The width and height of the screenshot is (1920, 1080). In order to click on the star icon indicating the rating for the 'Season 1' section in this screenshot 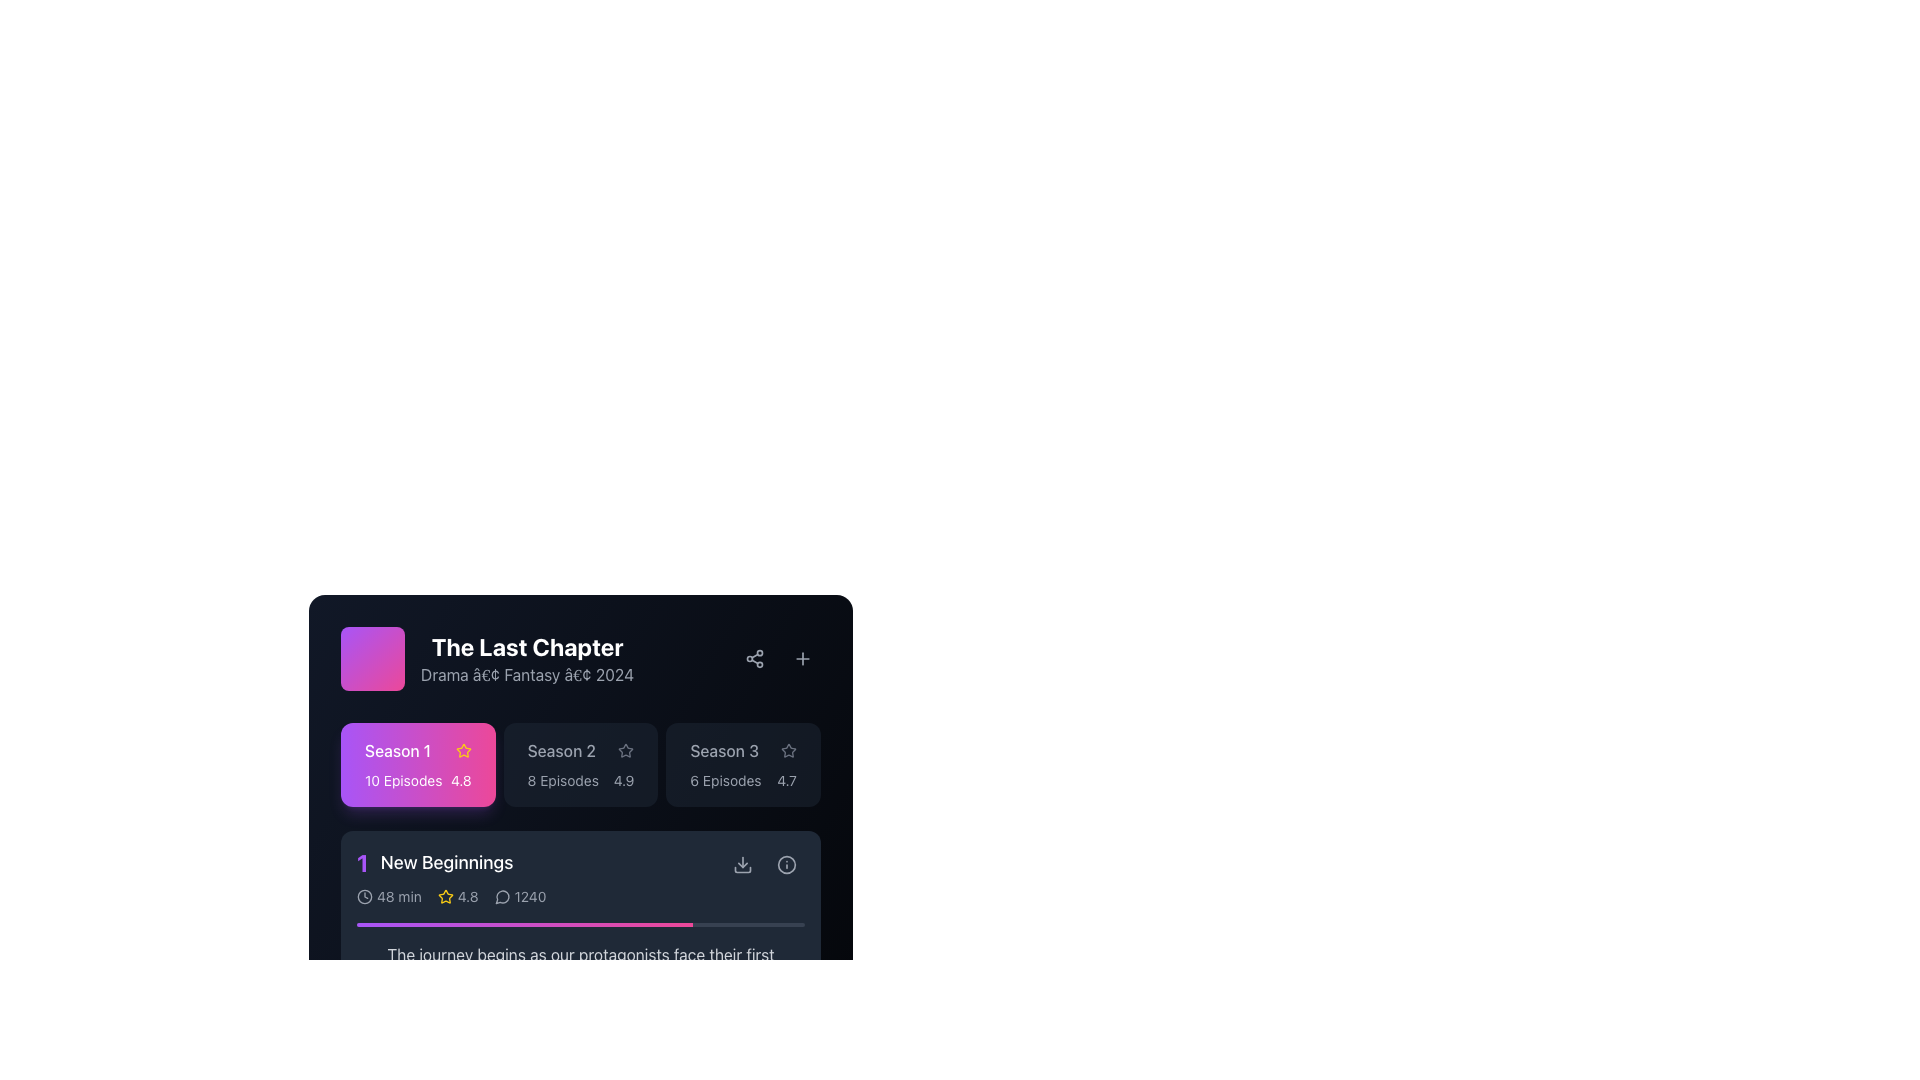, I will do `click(462, 750)`.